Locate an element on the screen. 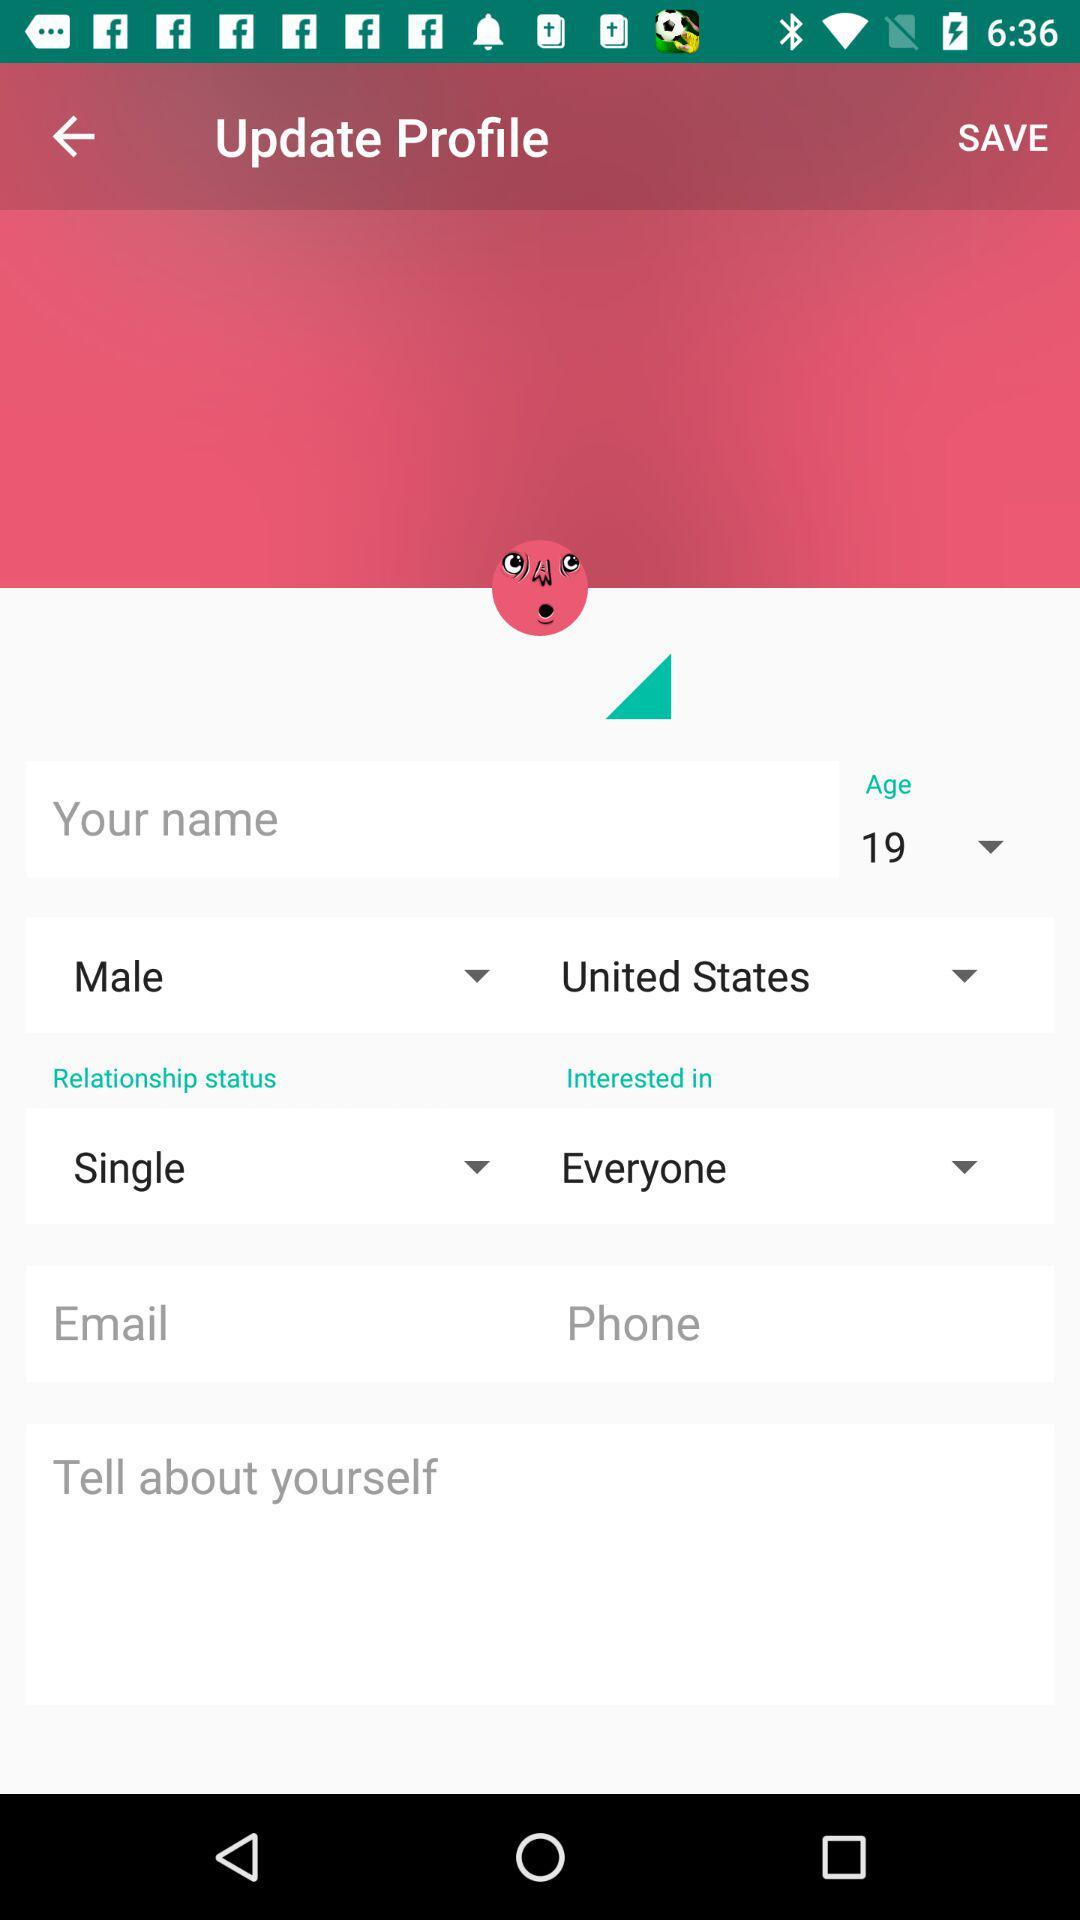  tell about yourself is located at coordinates (540, 1563).